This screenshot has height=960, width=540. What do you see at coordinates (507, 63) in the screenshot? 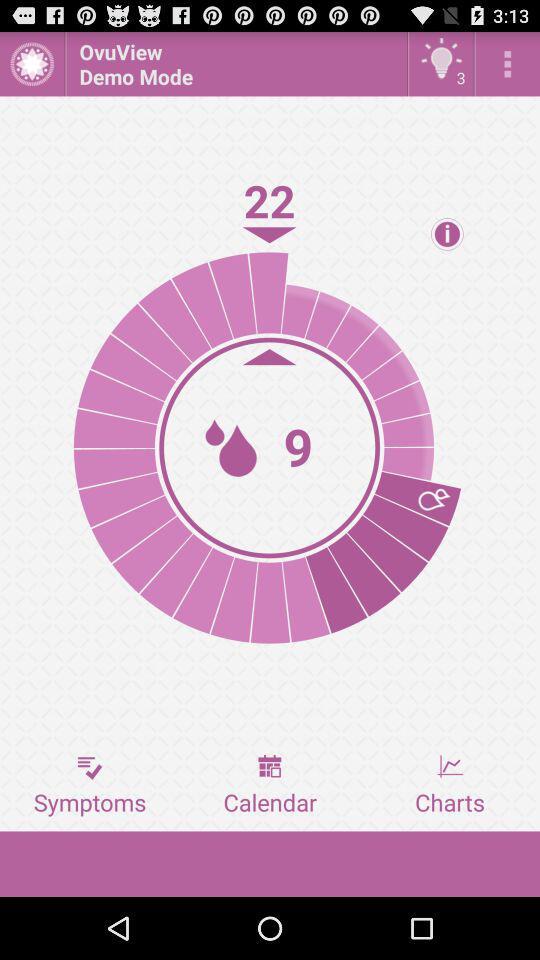
I see `open more options` at bounding box center [507, 63].